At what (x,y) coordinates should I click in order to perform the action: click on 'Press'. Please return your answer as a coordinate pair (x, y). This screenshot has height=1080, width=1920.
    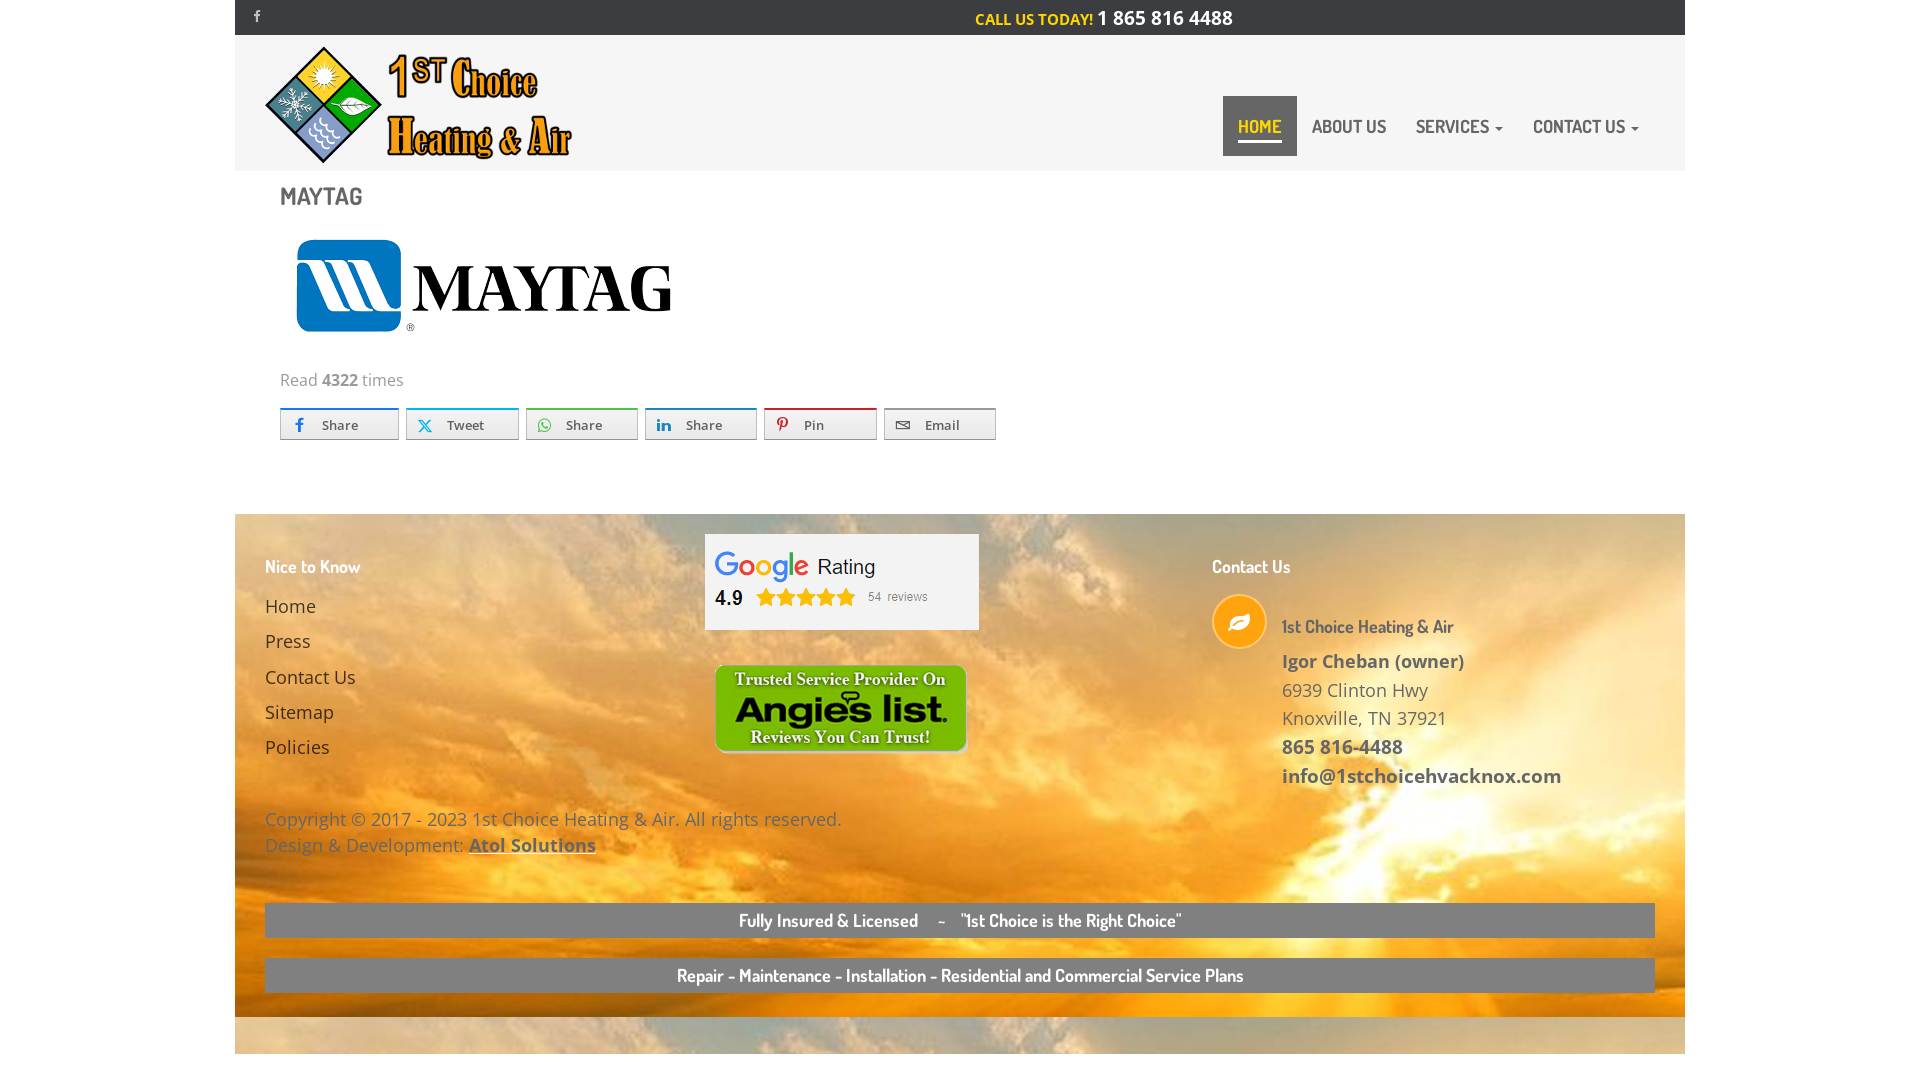
    Looking at the image, I should click on (368, 641).